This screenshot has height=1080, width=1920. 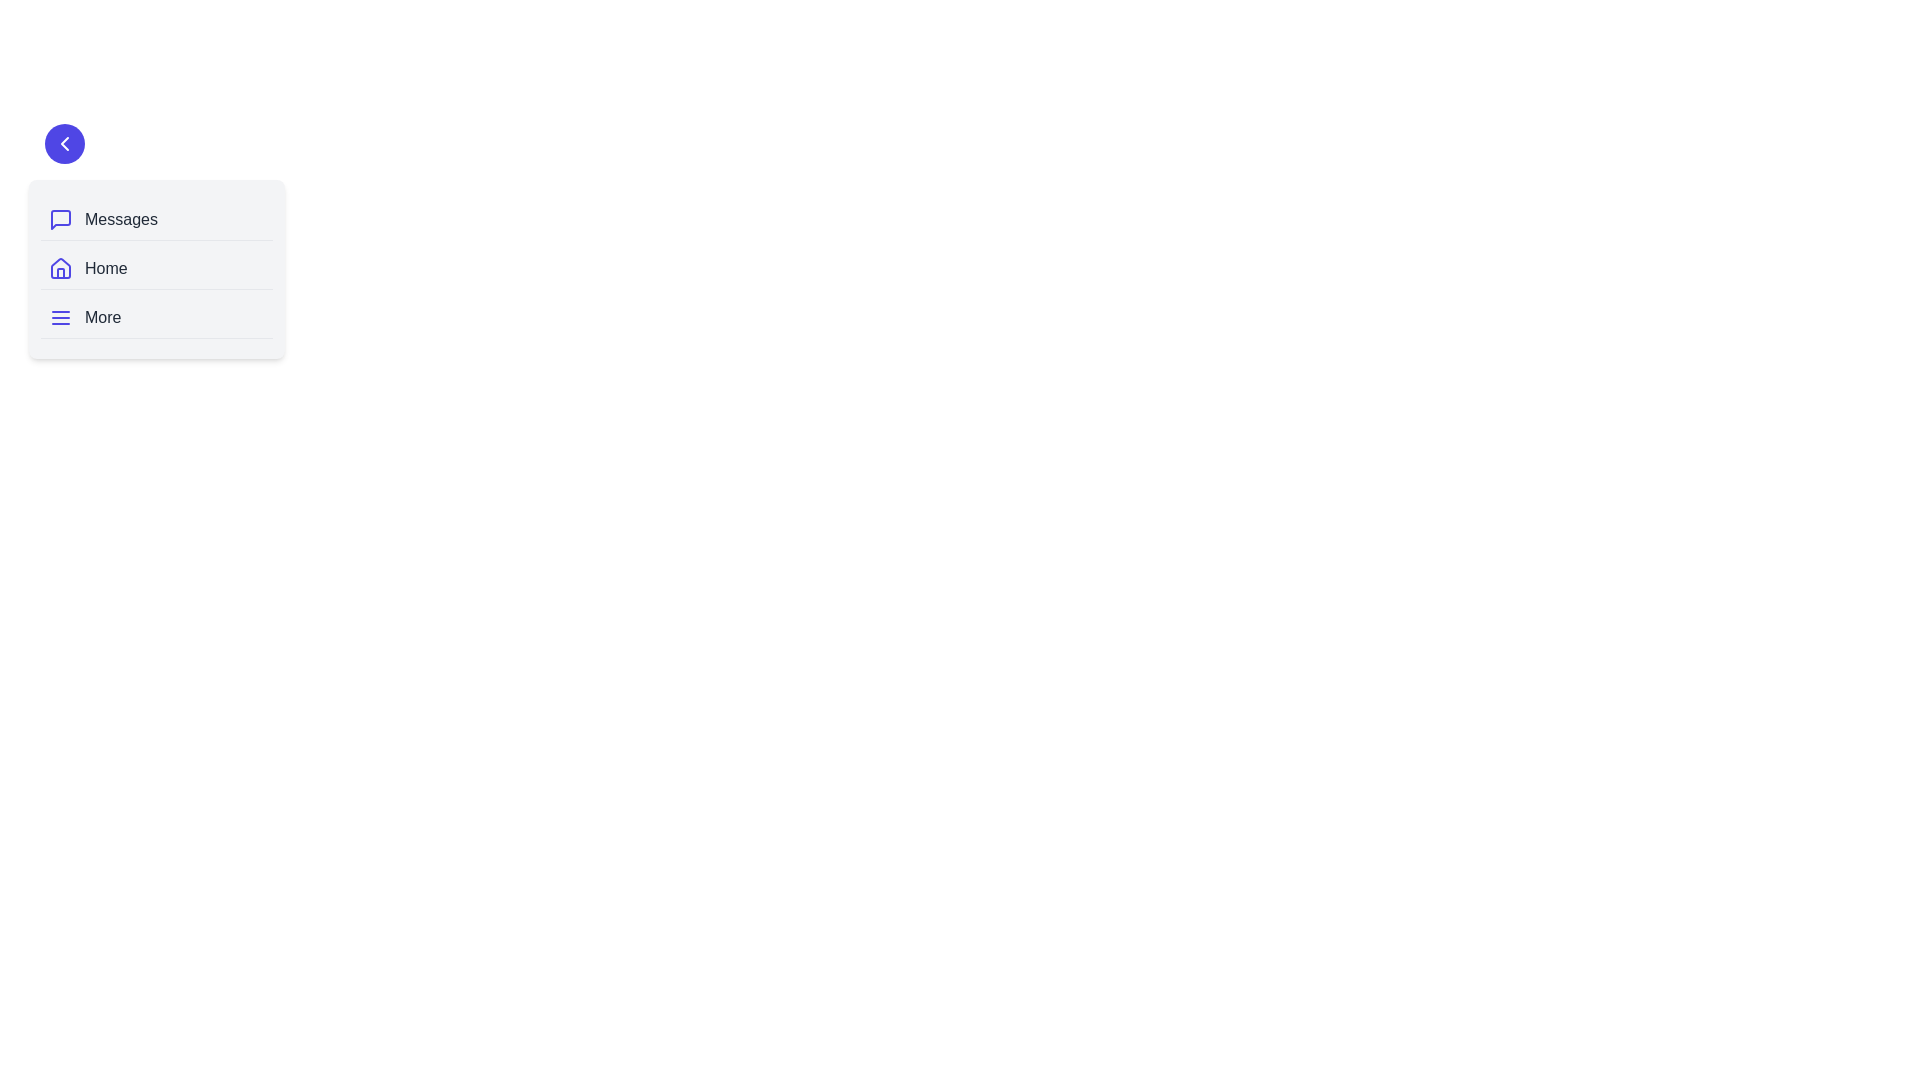 What do you see at coordinates (61, 268) in the screenshot?
I see `the icon labeled 'Home'` at bounding box center [61, 268].